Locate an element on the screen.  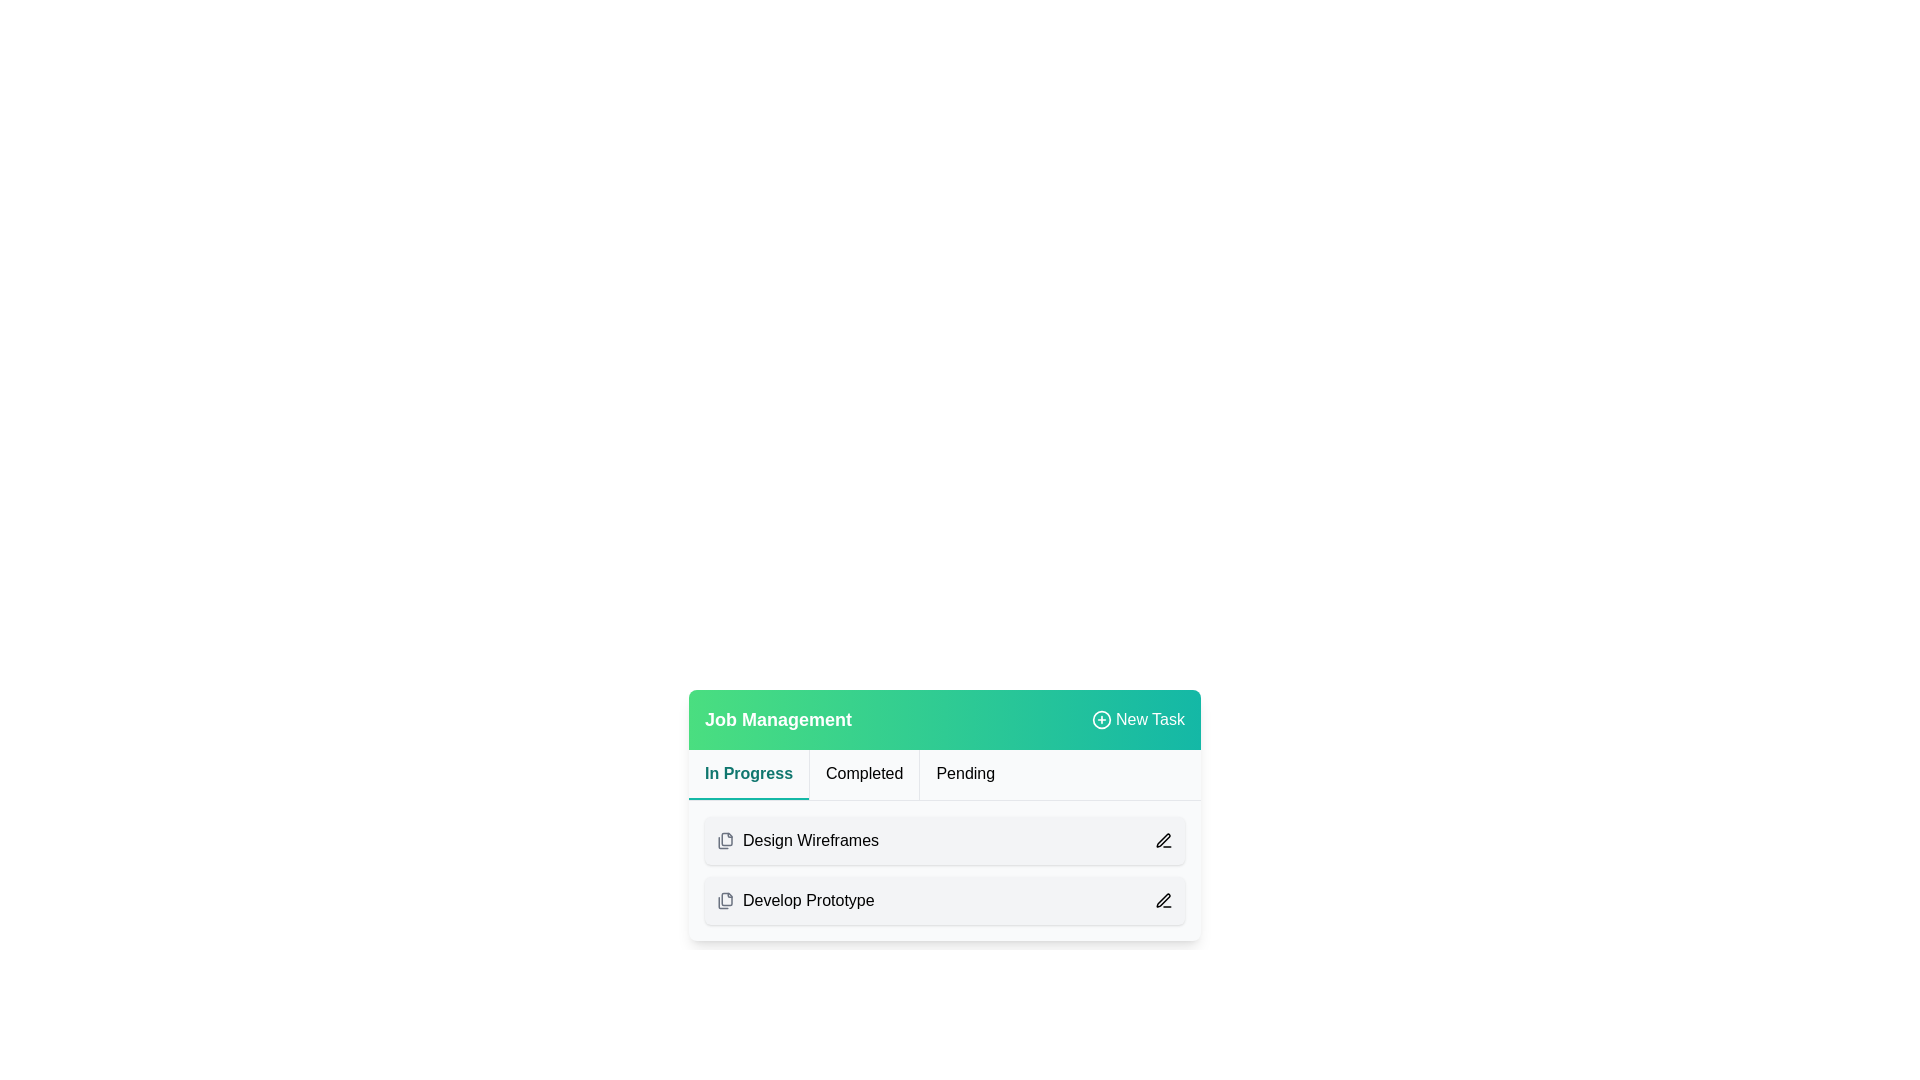
the card labeled 'Develop Prototype' which is the second item under the 'In Progress' tab in the 'Job Management' interface is located at coordinates (944, 901).